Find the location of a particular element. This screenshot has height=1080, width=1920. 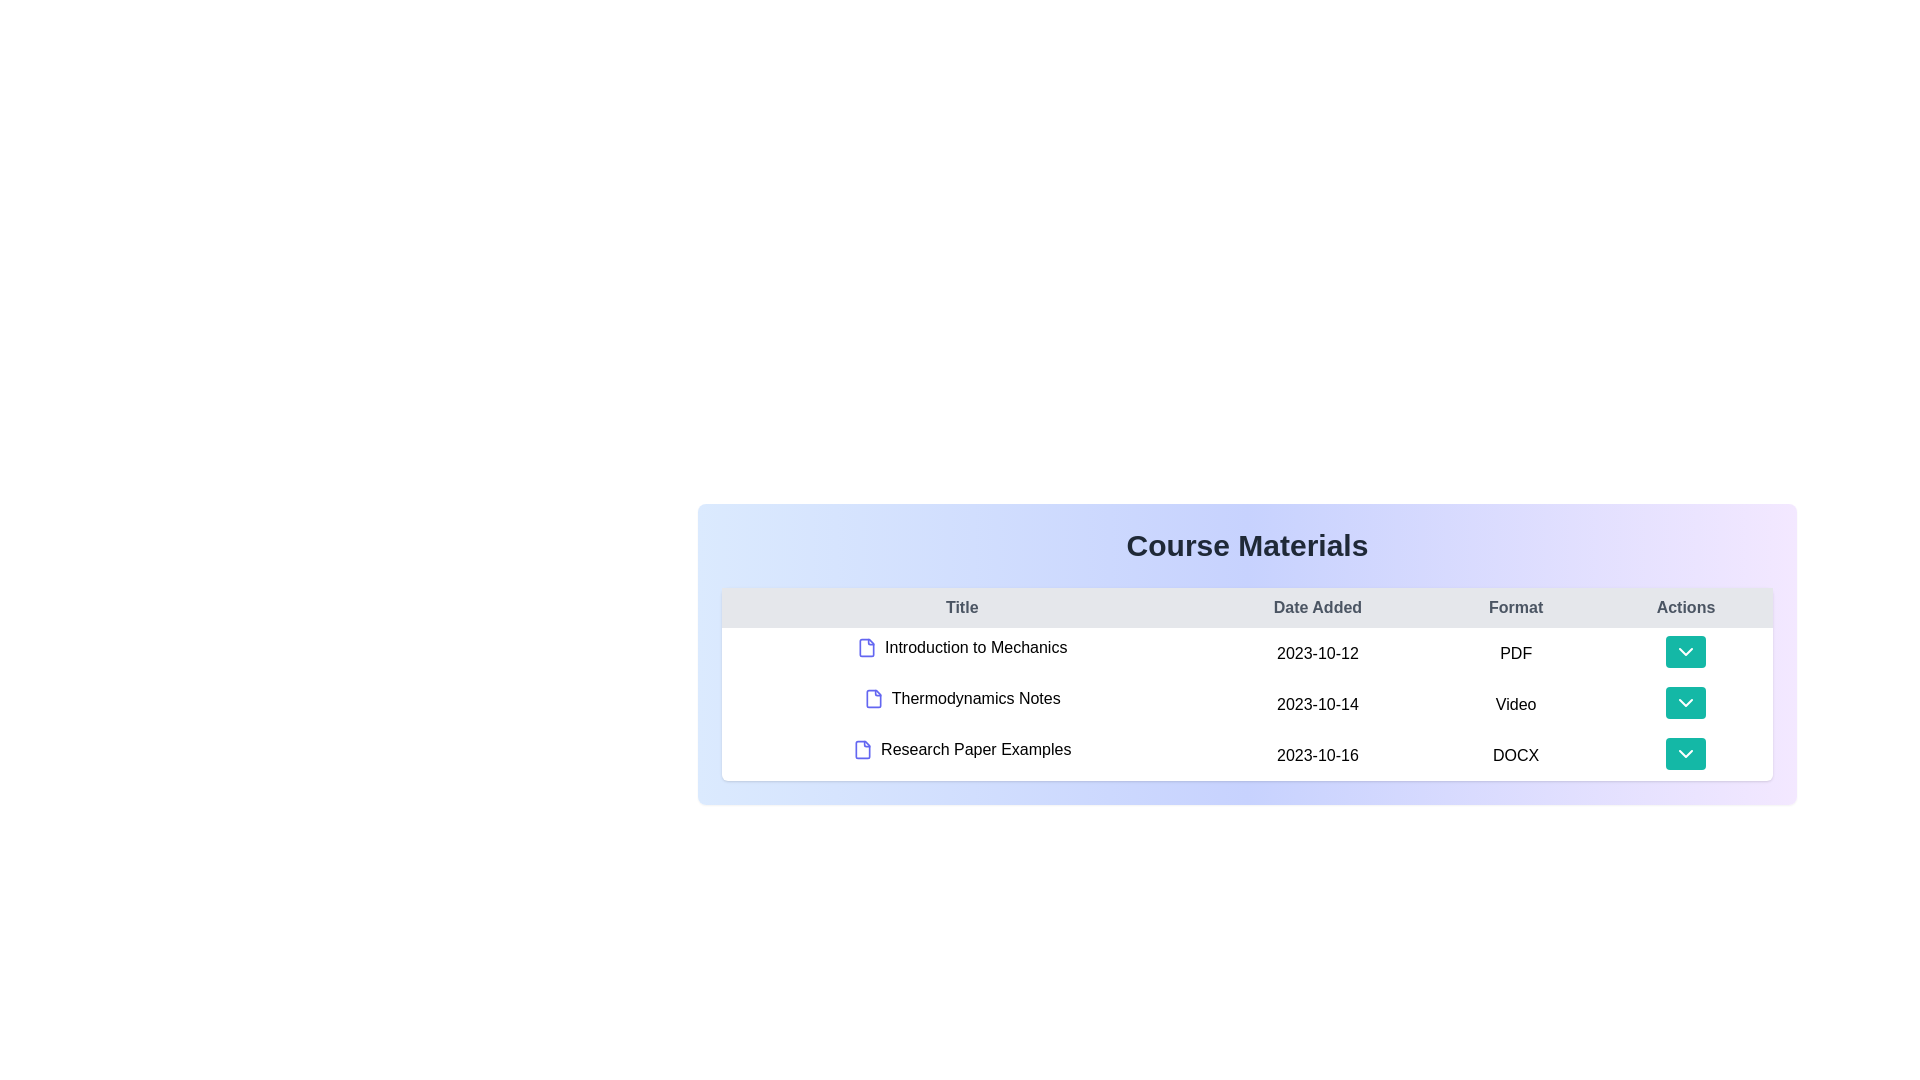

the file icon representing a document located in the last row of the table under the 'Title' column, preceding the text 'Research Paper Examples' is located at coordinates (863, 749).